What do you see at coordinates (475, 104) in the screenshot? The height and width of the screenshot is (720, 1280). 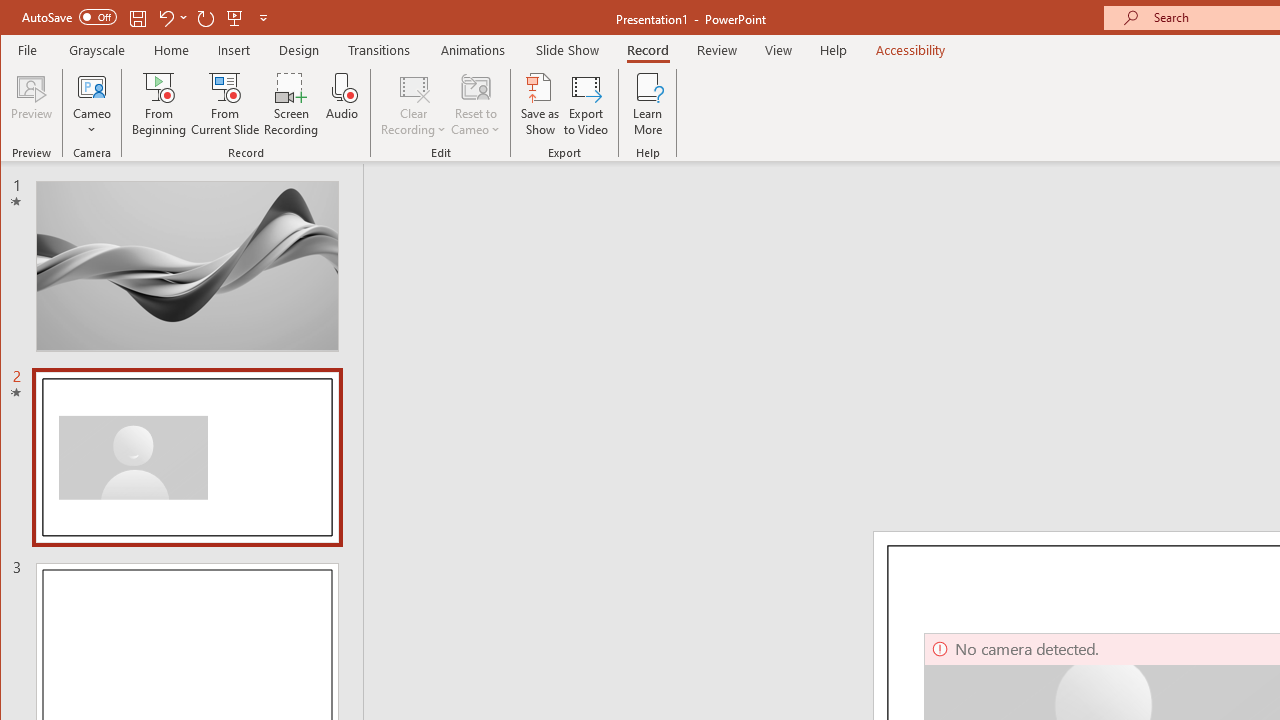 I see `'Reset to Cameo'` at bounding box center [475, 104].